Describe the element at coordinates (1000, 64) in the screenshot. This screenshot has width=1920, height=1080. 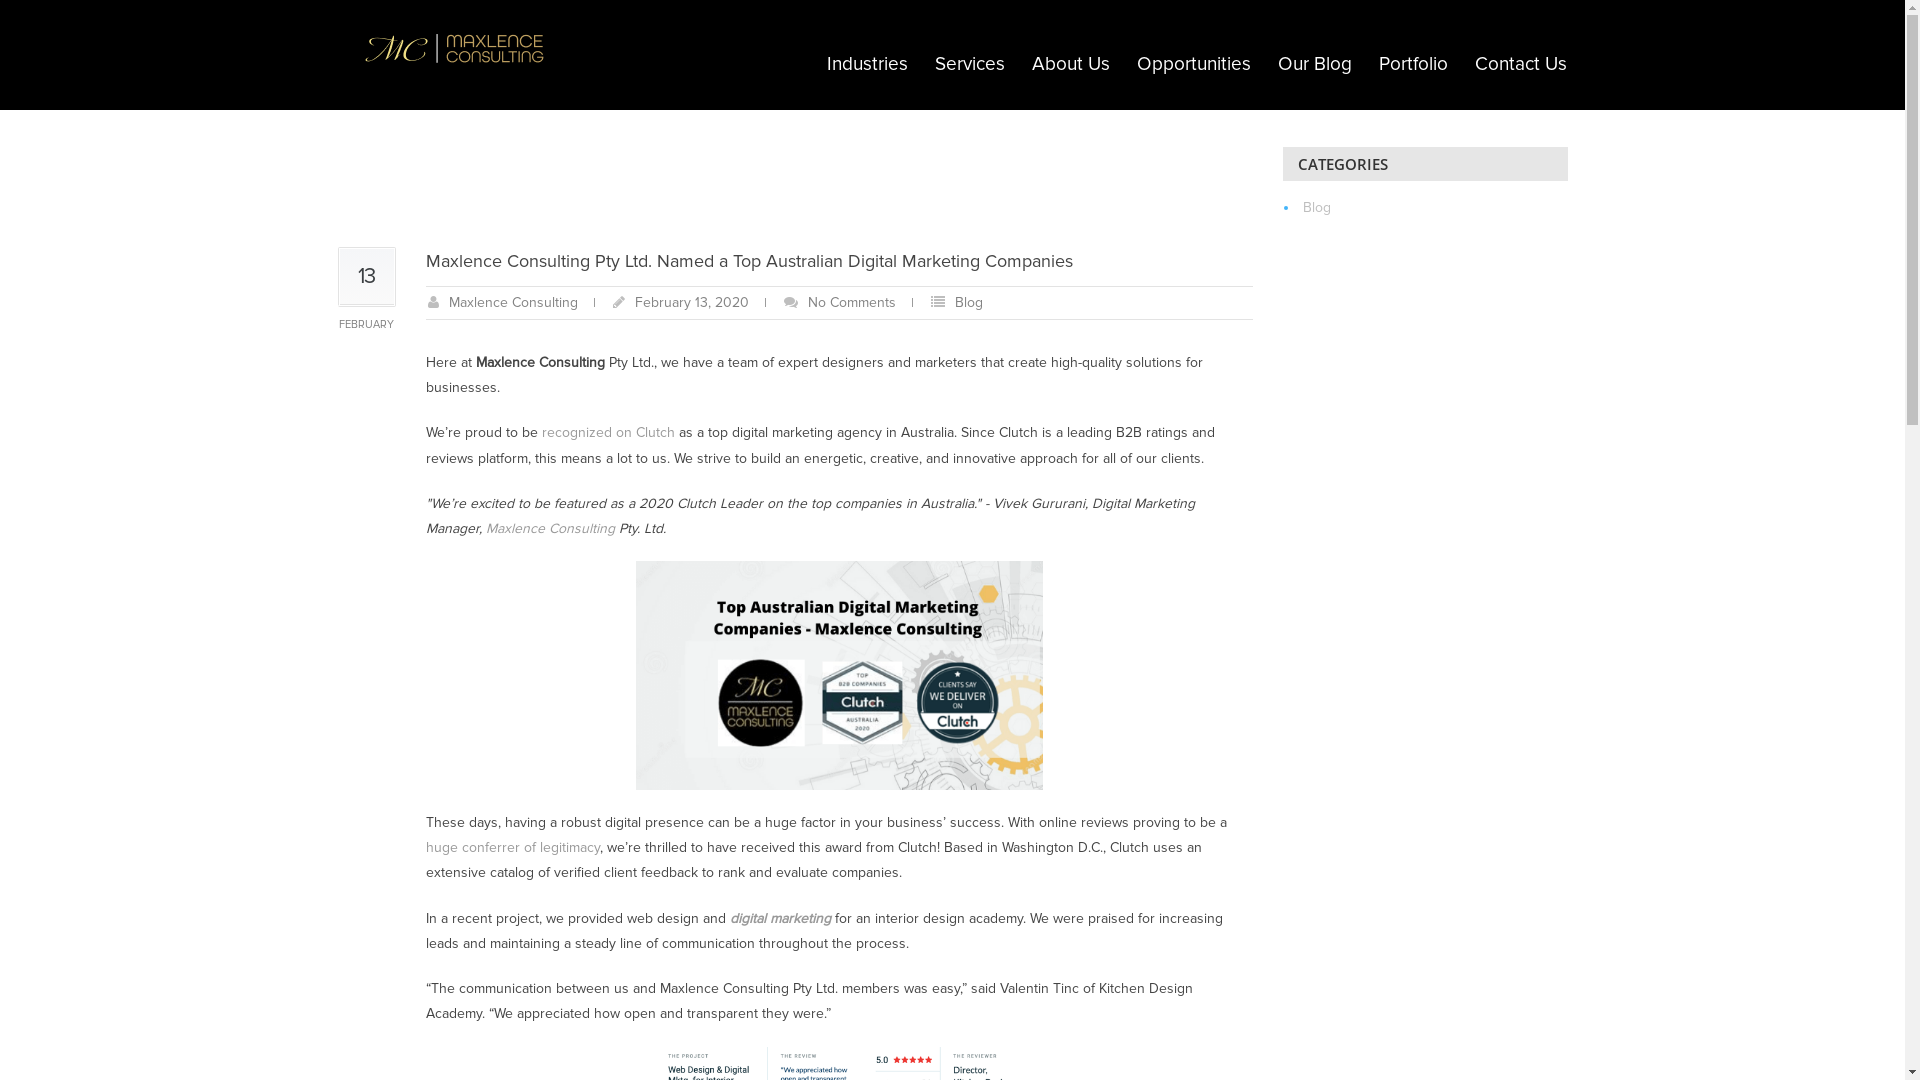
I see `'Home'` at that location.